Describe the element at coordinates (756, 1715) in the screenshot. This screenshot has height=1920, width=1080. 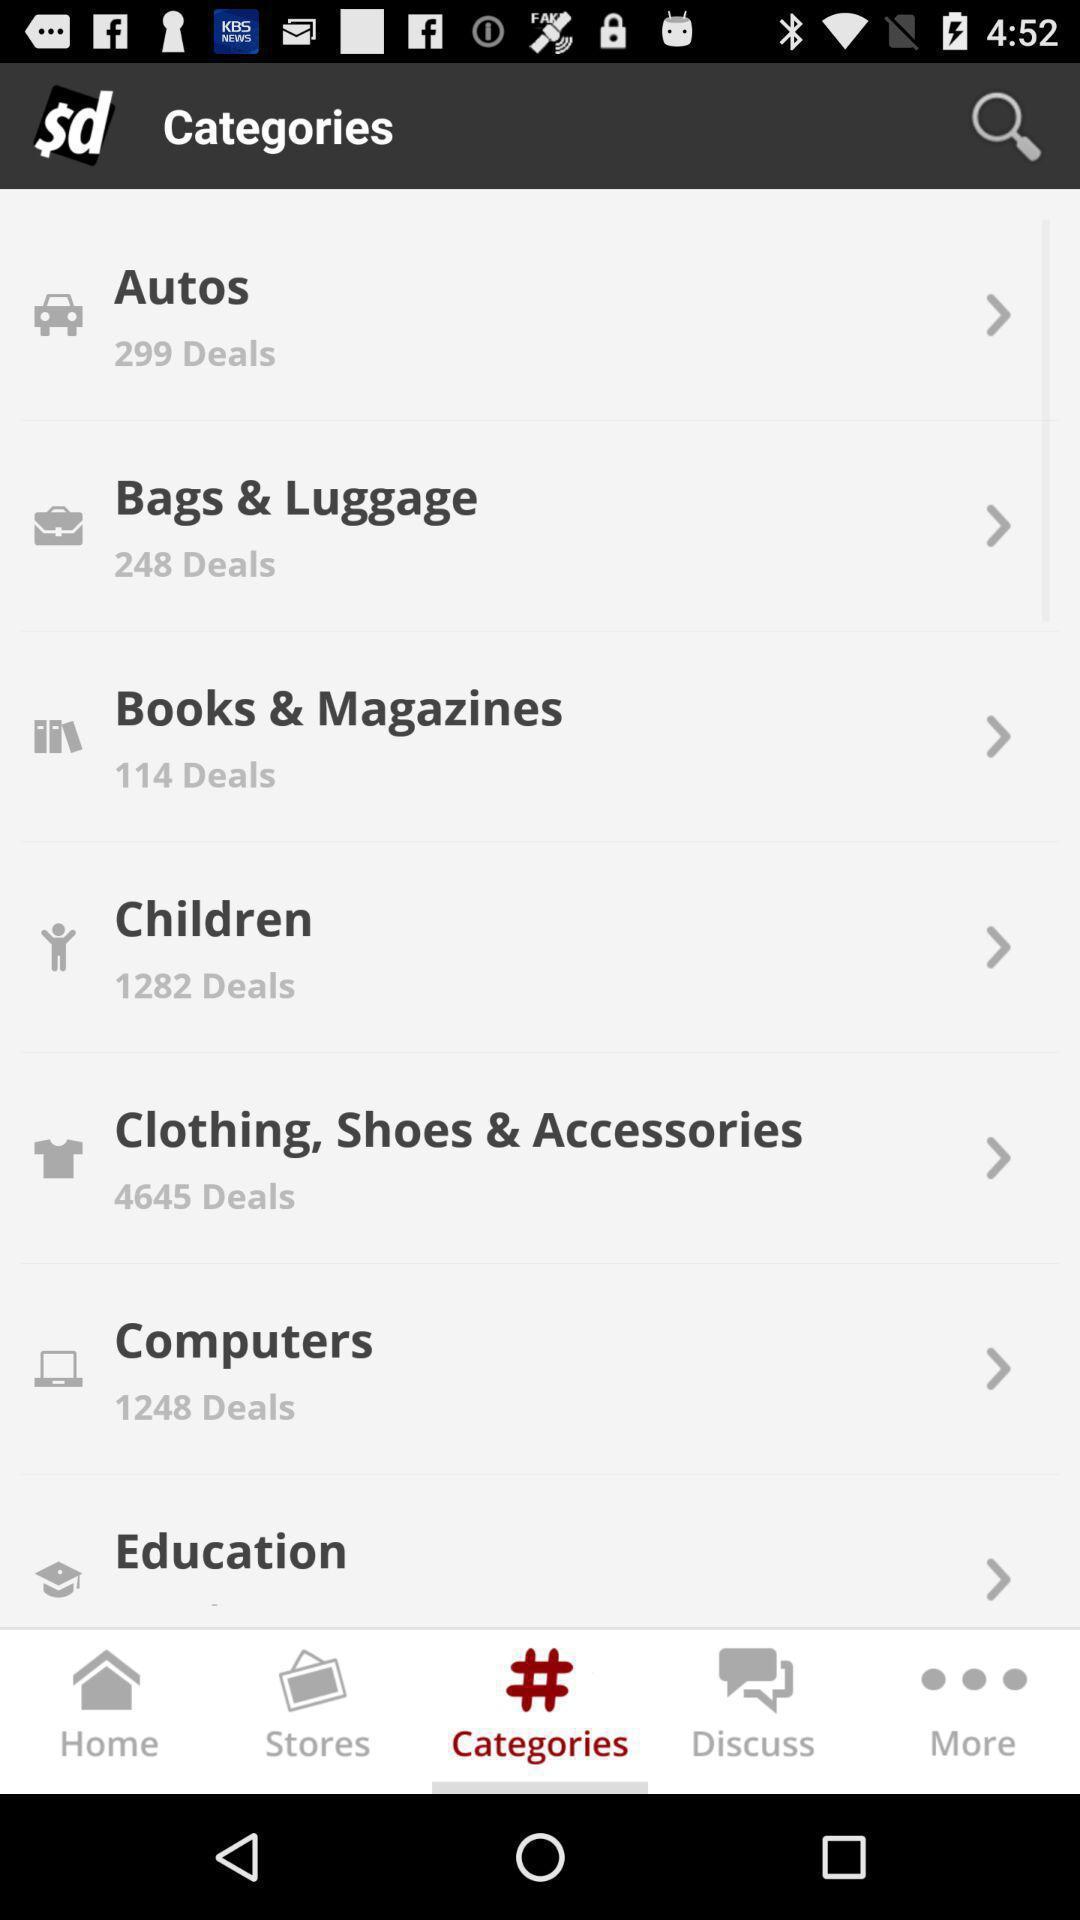
I see `chat` at that location.